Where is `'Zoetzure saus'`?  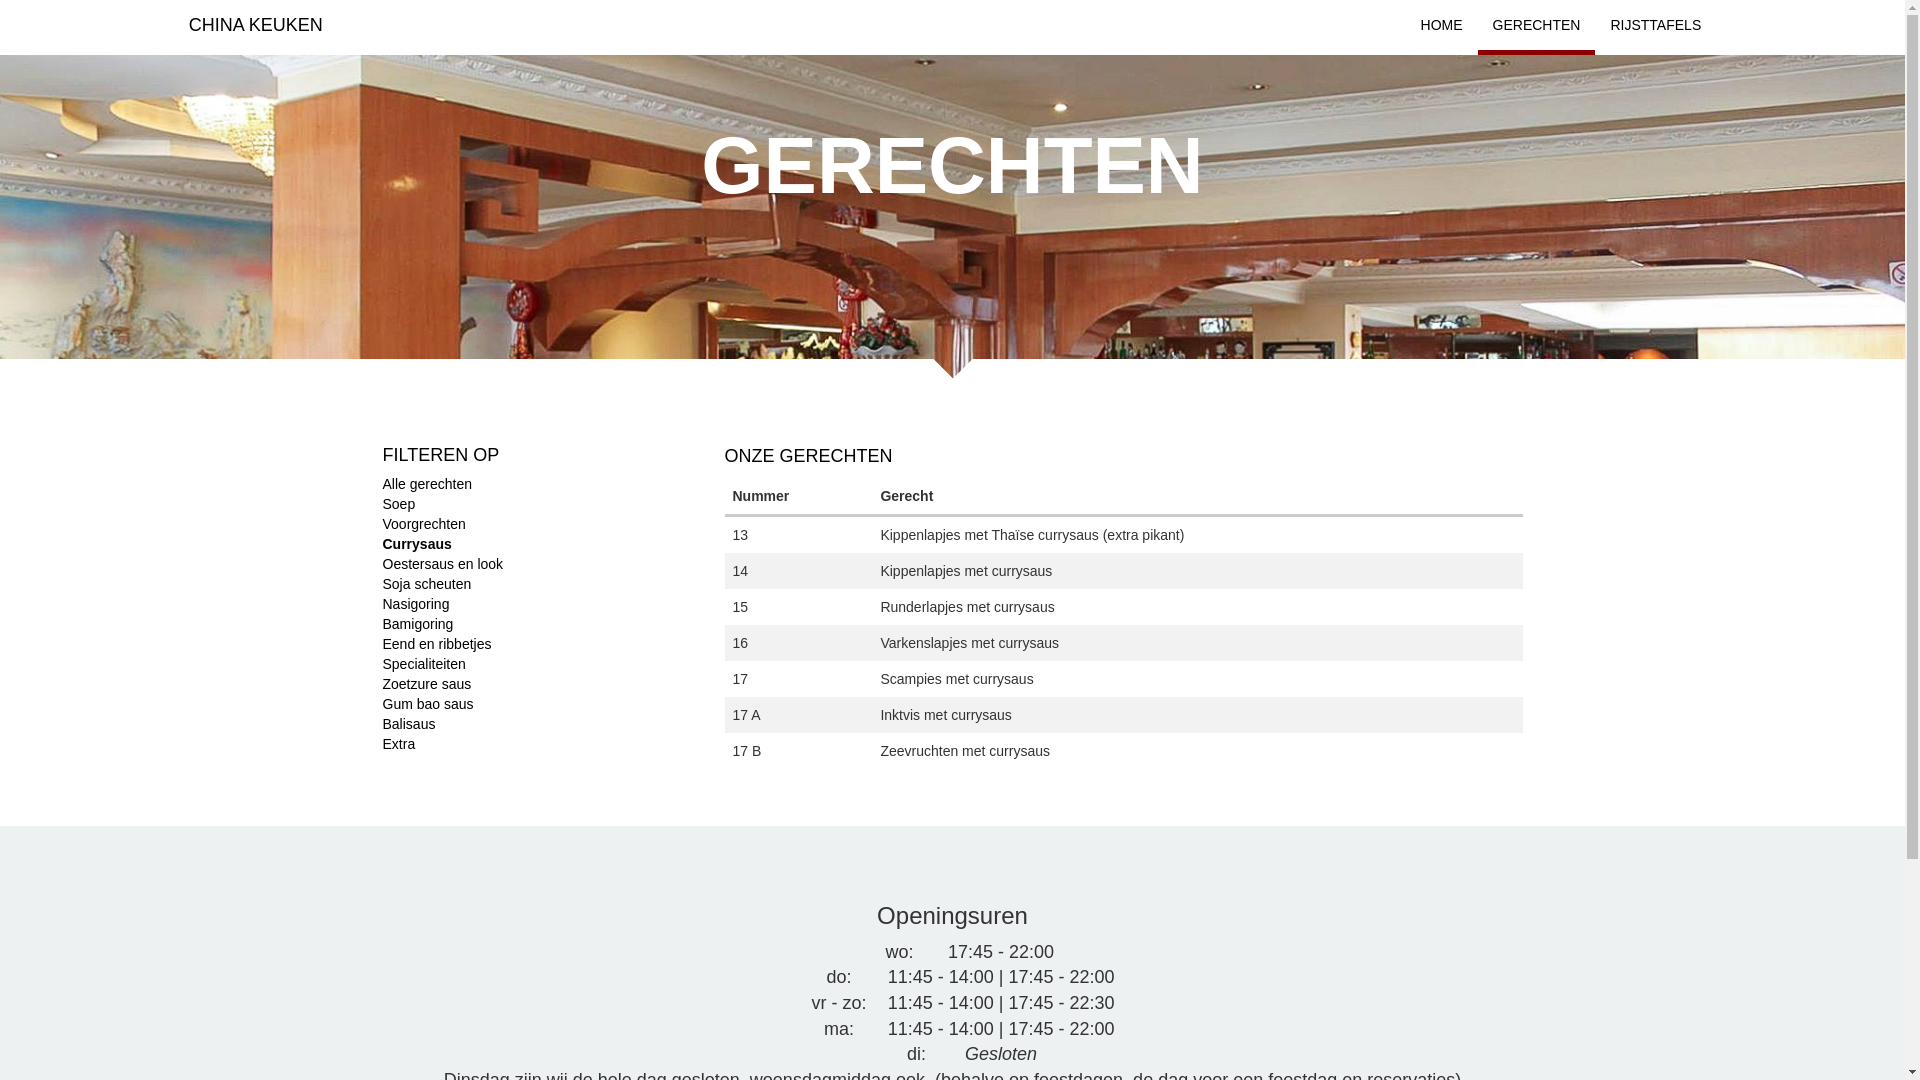 'Zoetzure saus' is located at coordinates (425, 682).